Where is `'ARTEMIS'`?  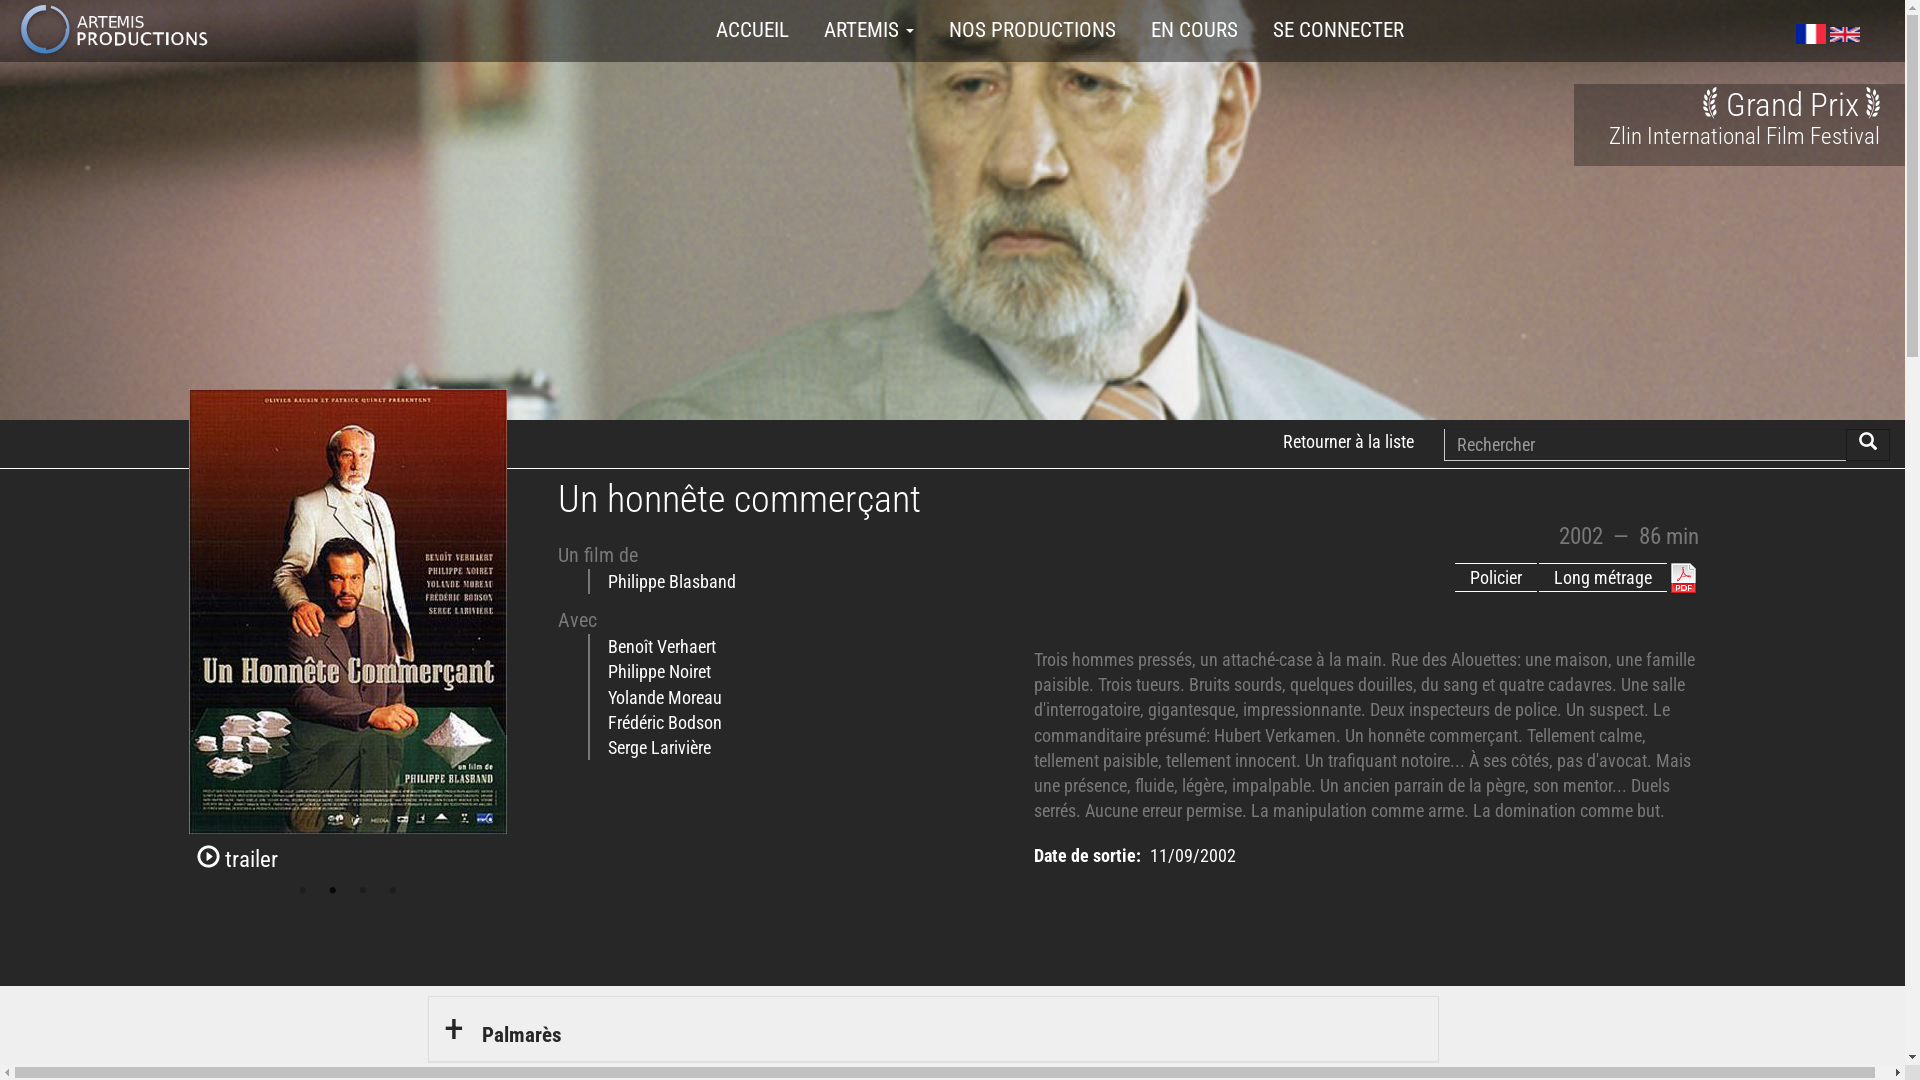 'ARTEMIS' is located at coordinates (868, 30).